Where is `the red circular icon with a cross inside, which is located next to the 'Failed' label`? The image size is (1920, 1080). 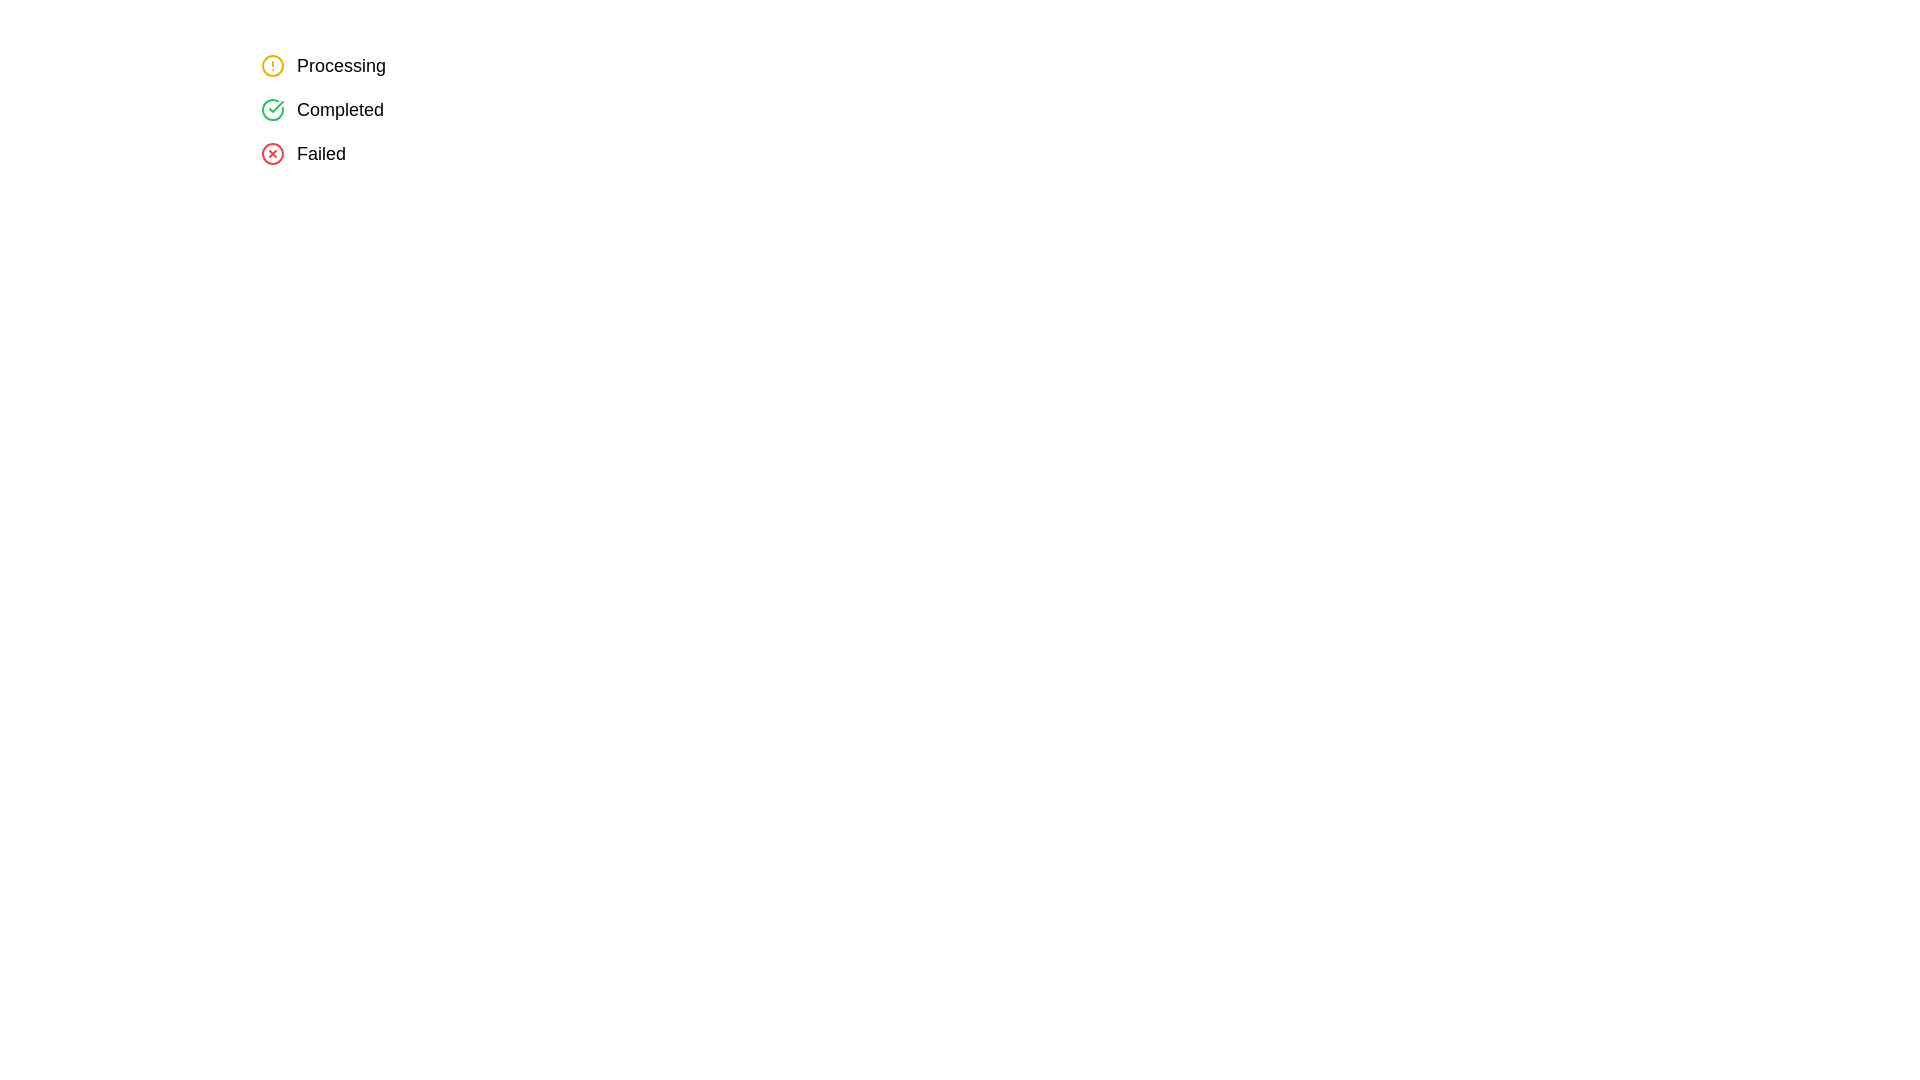
the red circular icon with a cross inside, which is located next to the 'Failed' label is located at coordinates (272, 153).